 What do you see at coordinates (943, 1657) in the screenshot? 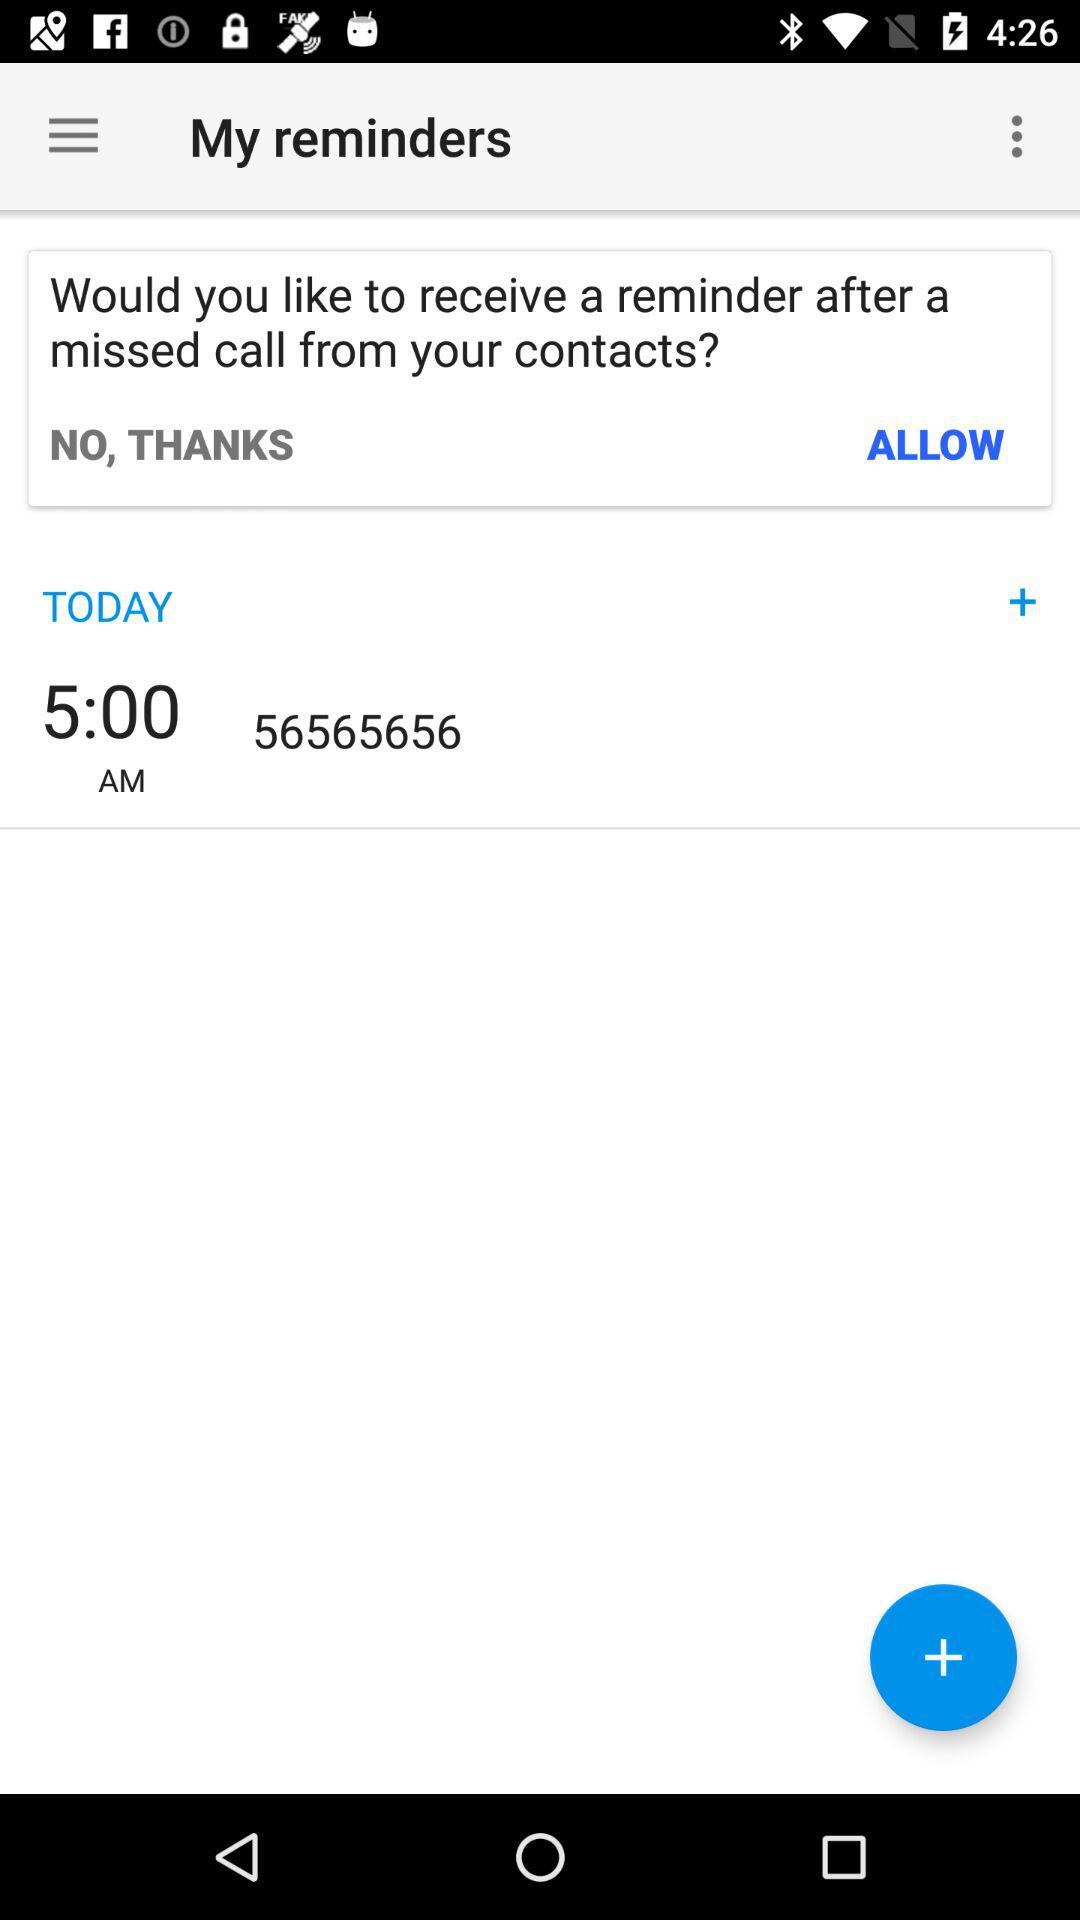
I see `add` at bounding box center [943, 1657].